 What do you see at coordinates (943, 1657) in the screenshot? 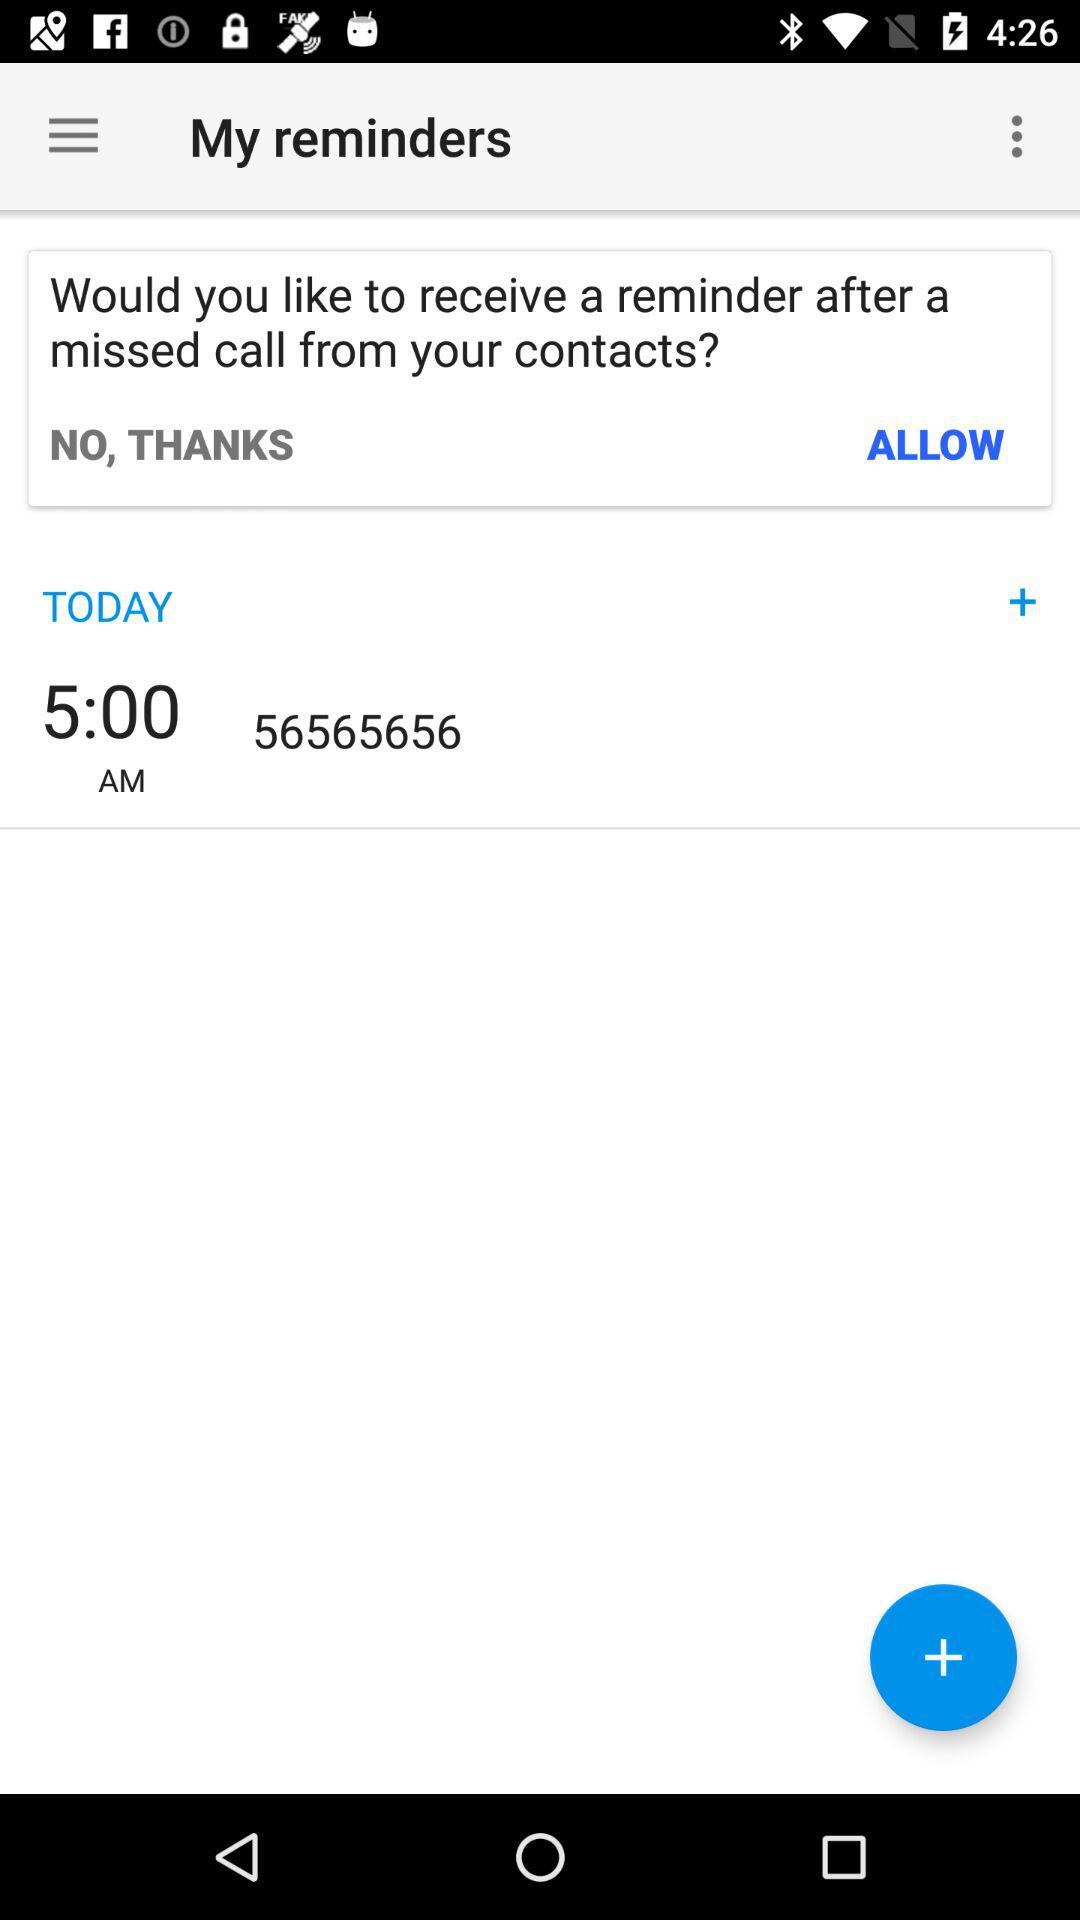
I see `add` at bounding box center [943, 1657].